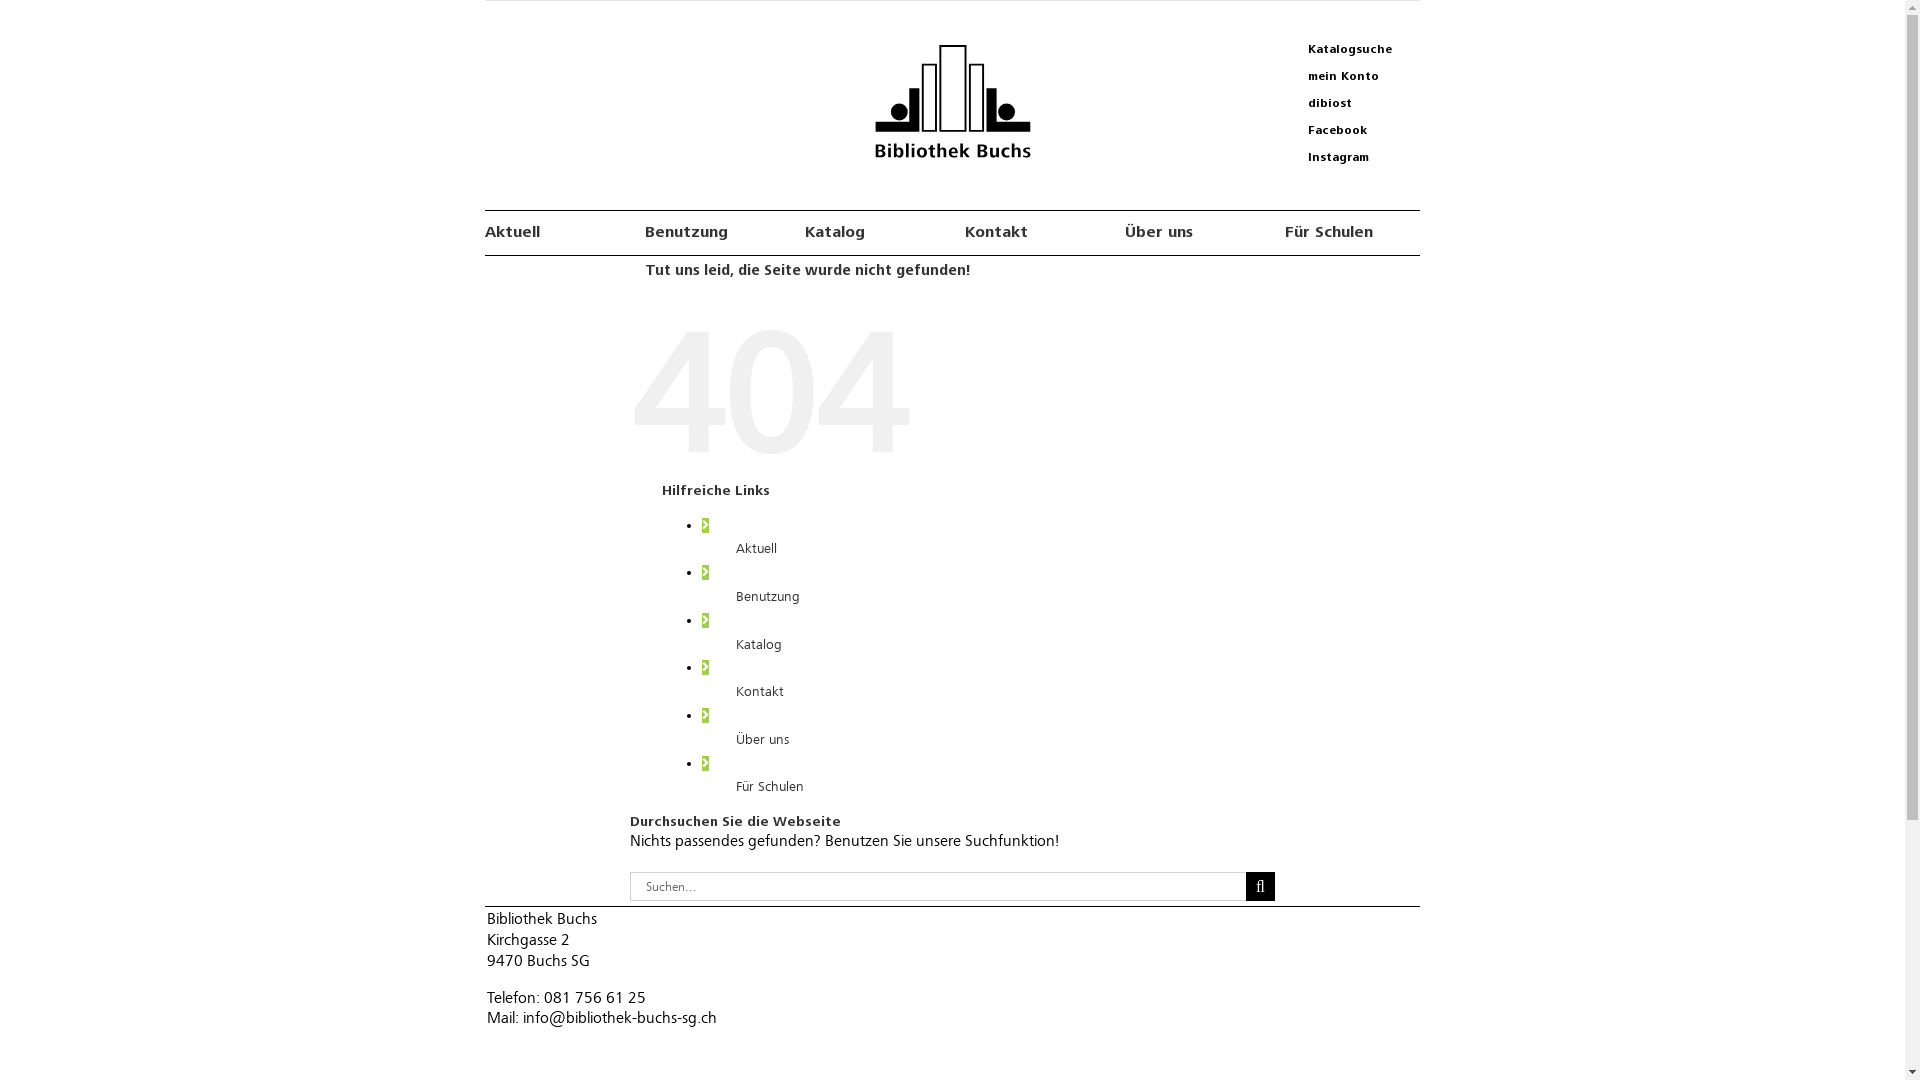 The height and width of the screenshot is (1080, 1920). I want to click on 'Kontakt', so click(758, 690).